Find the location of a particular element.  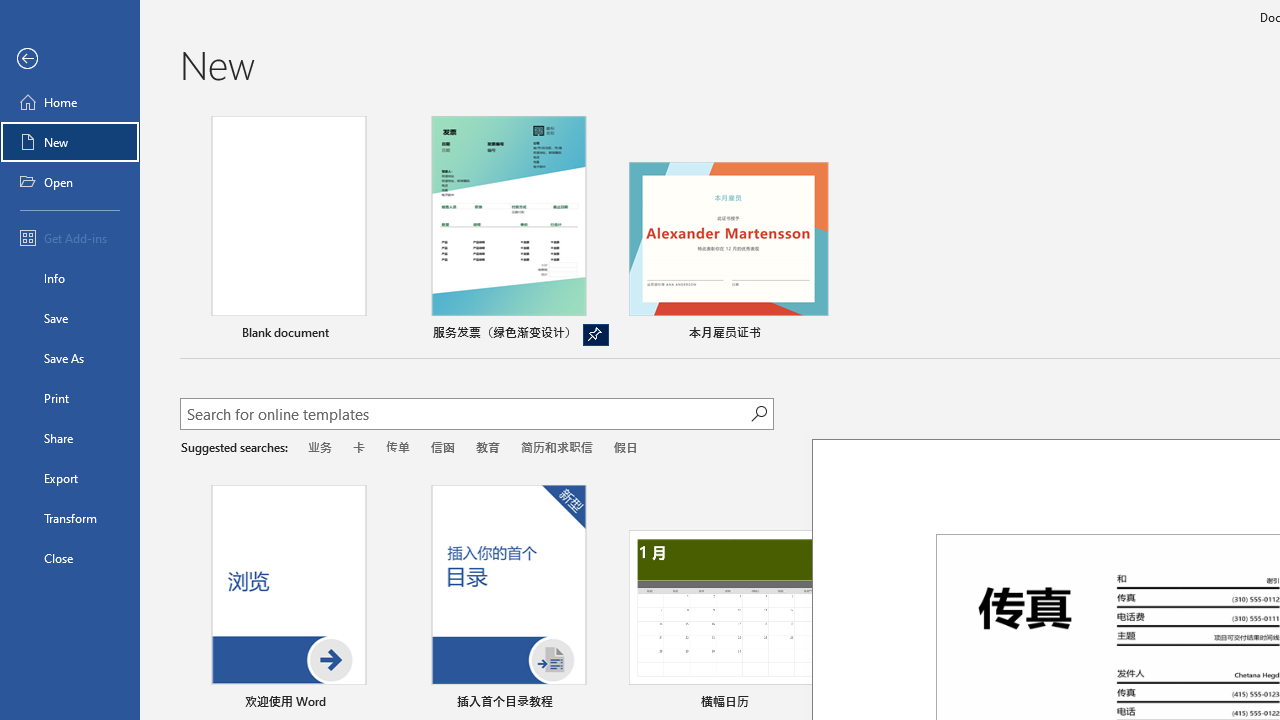

'Start searching' is located at coordinates (758, 412).